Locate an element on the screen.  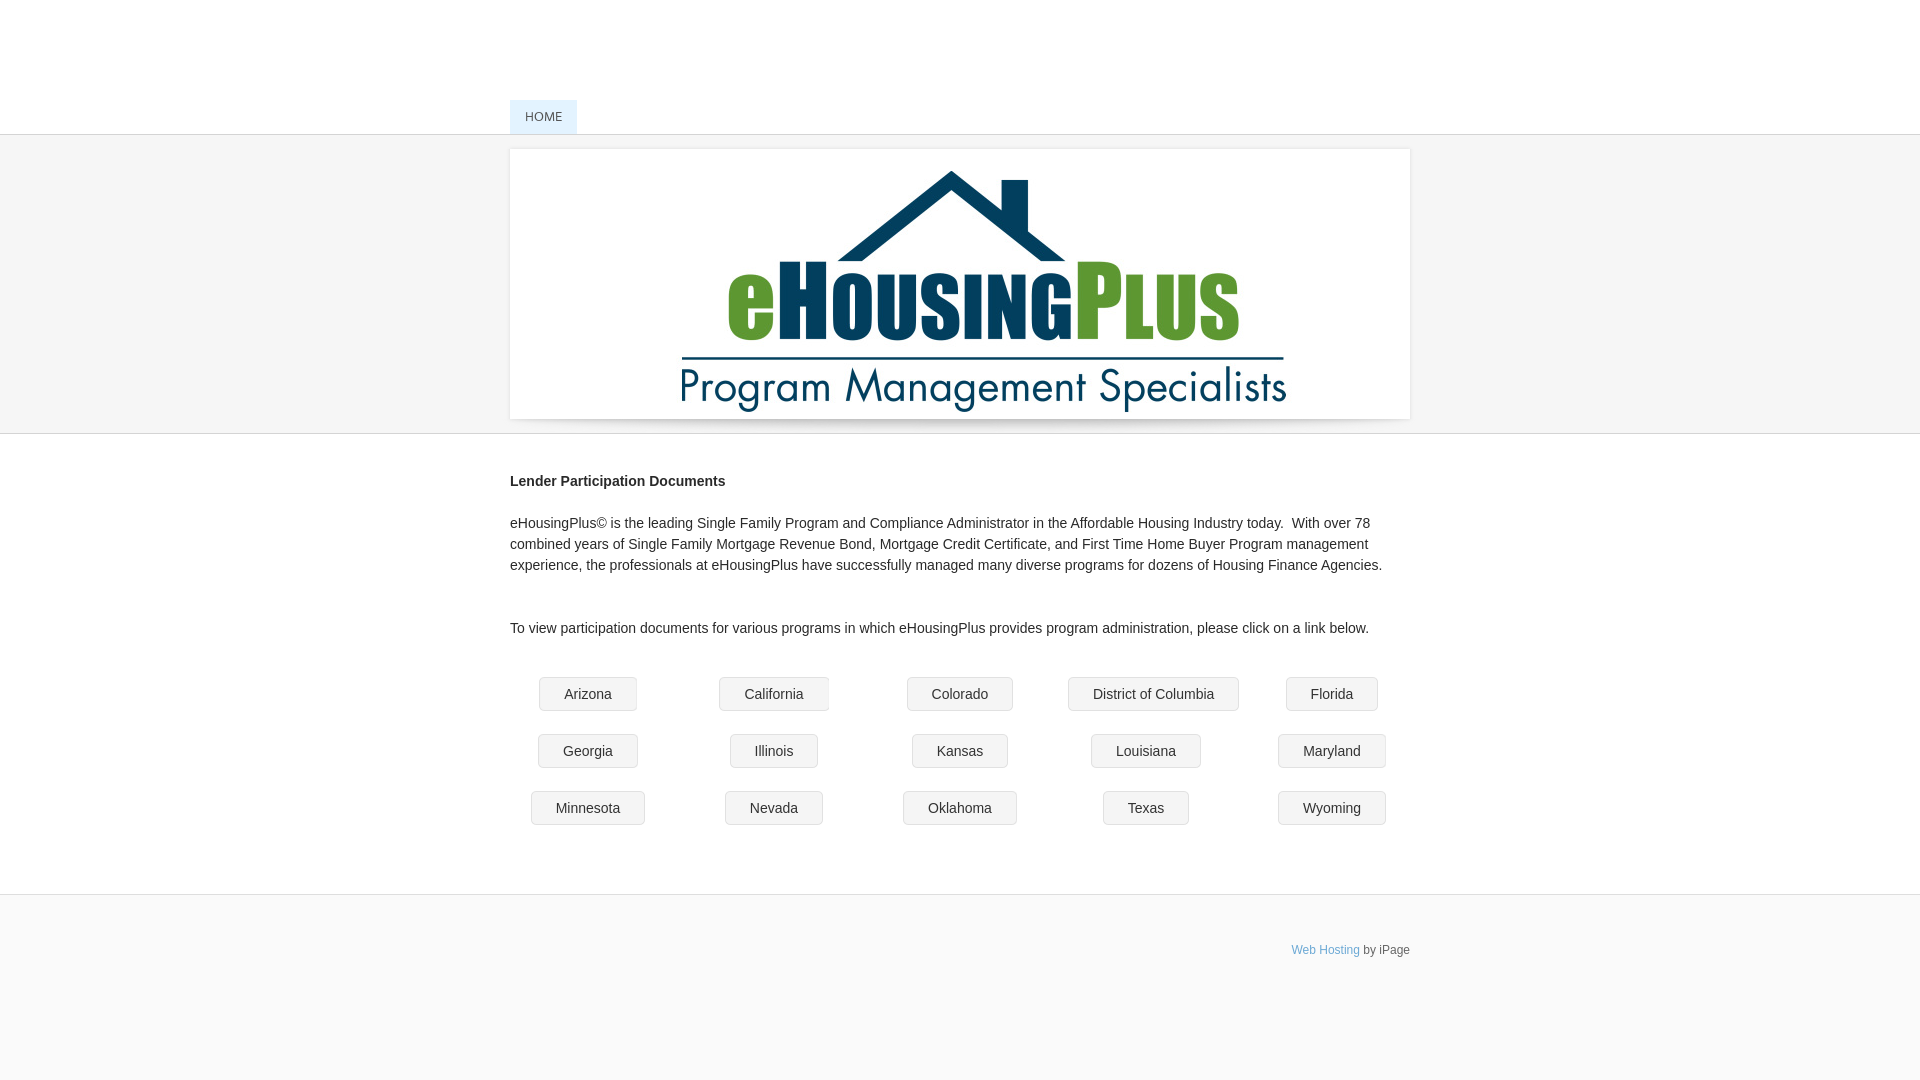
'Nevada' is located at coordinates (723, 806).